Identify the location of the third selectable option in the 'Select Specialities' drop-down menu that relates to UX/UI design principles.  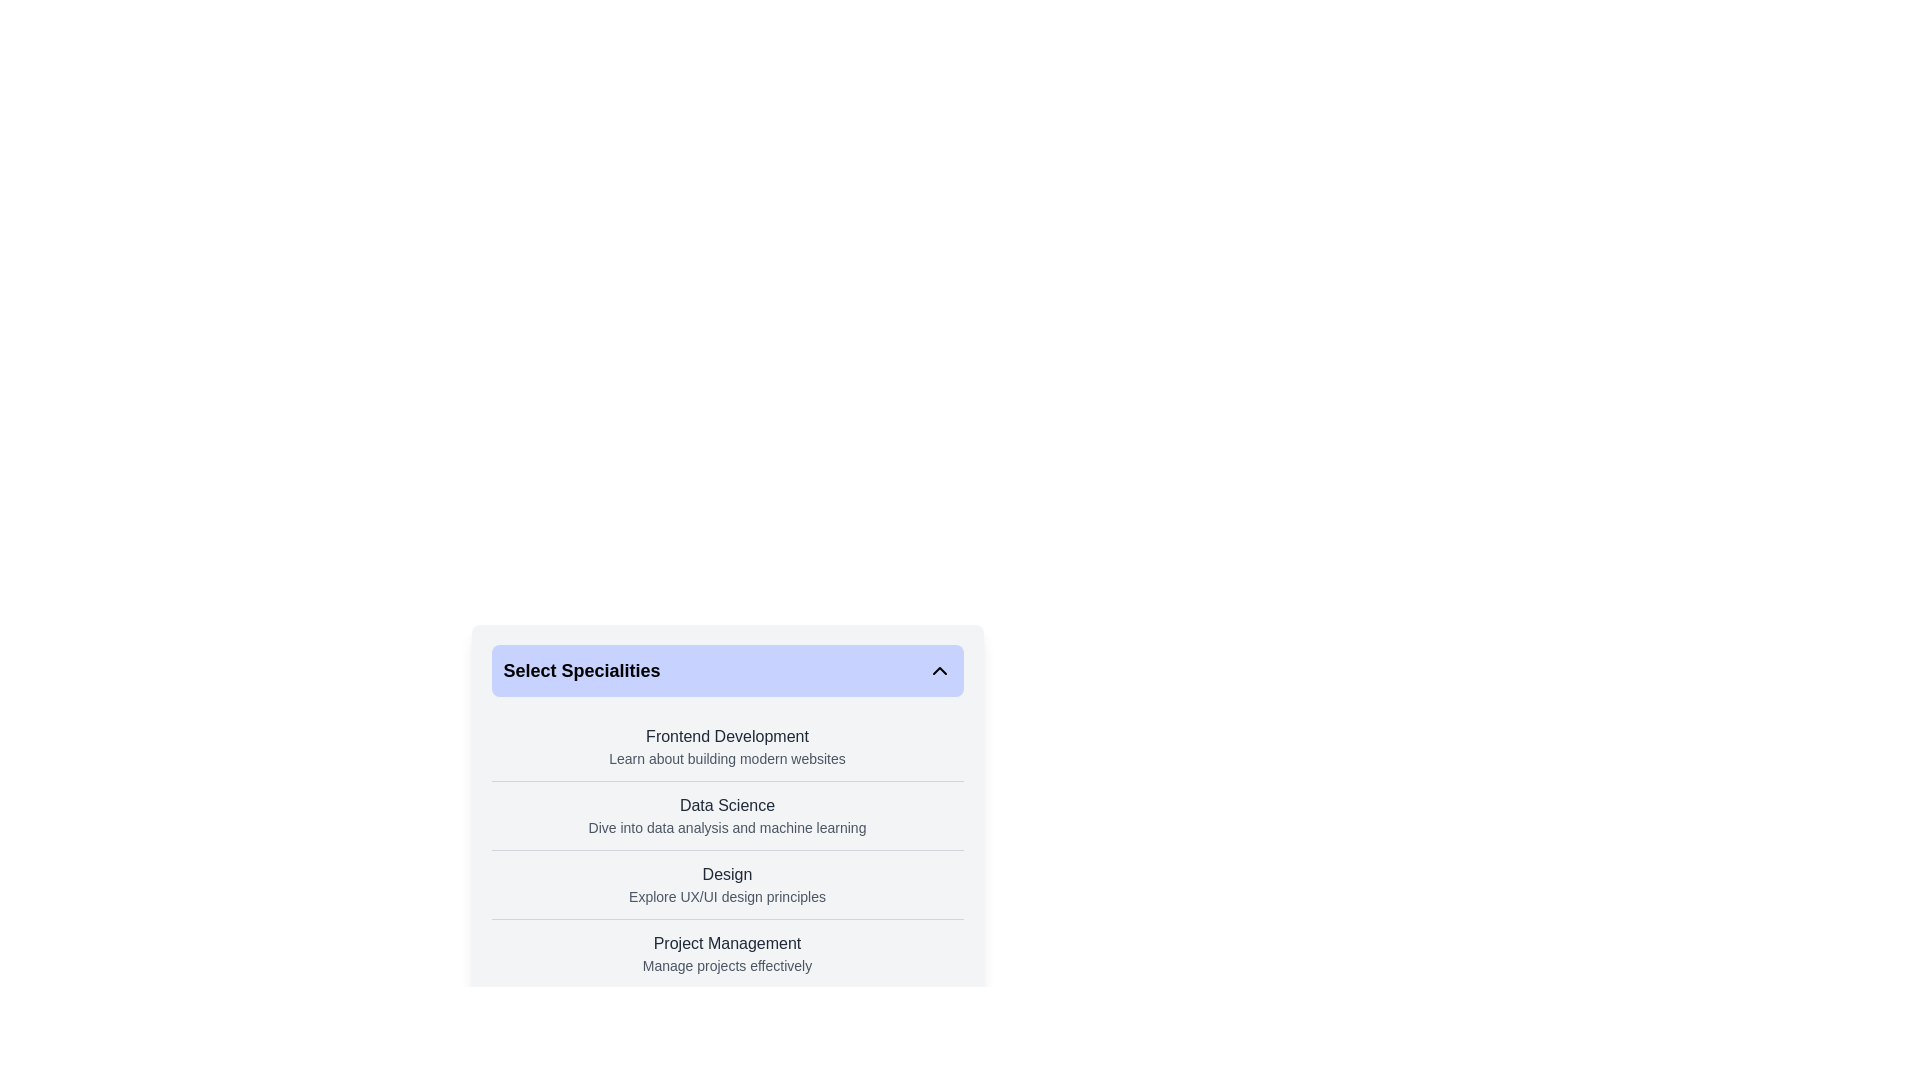
(726, 883).